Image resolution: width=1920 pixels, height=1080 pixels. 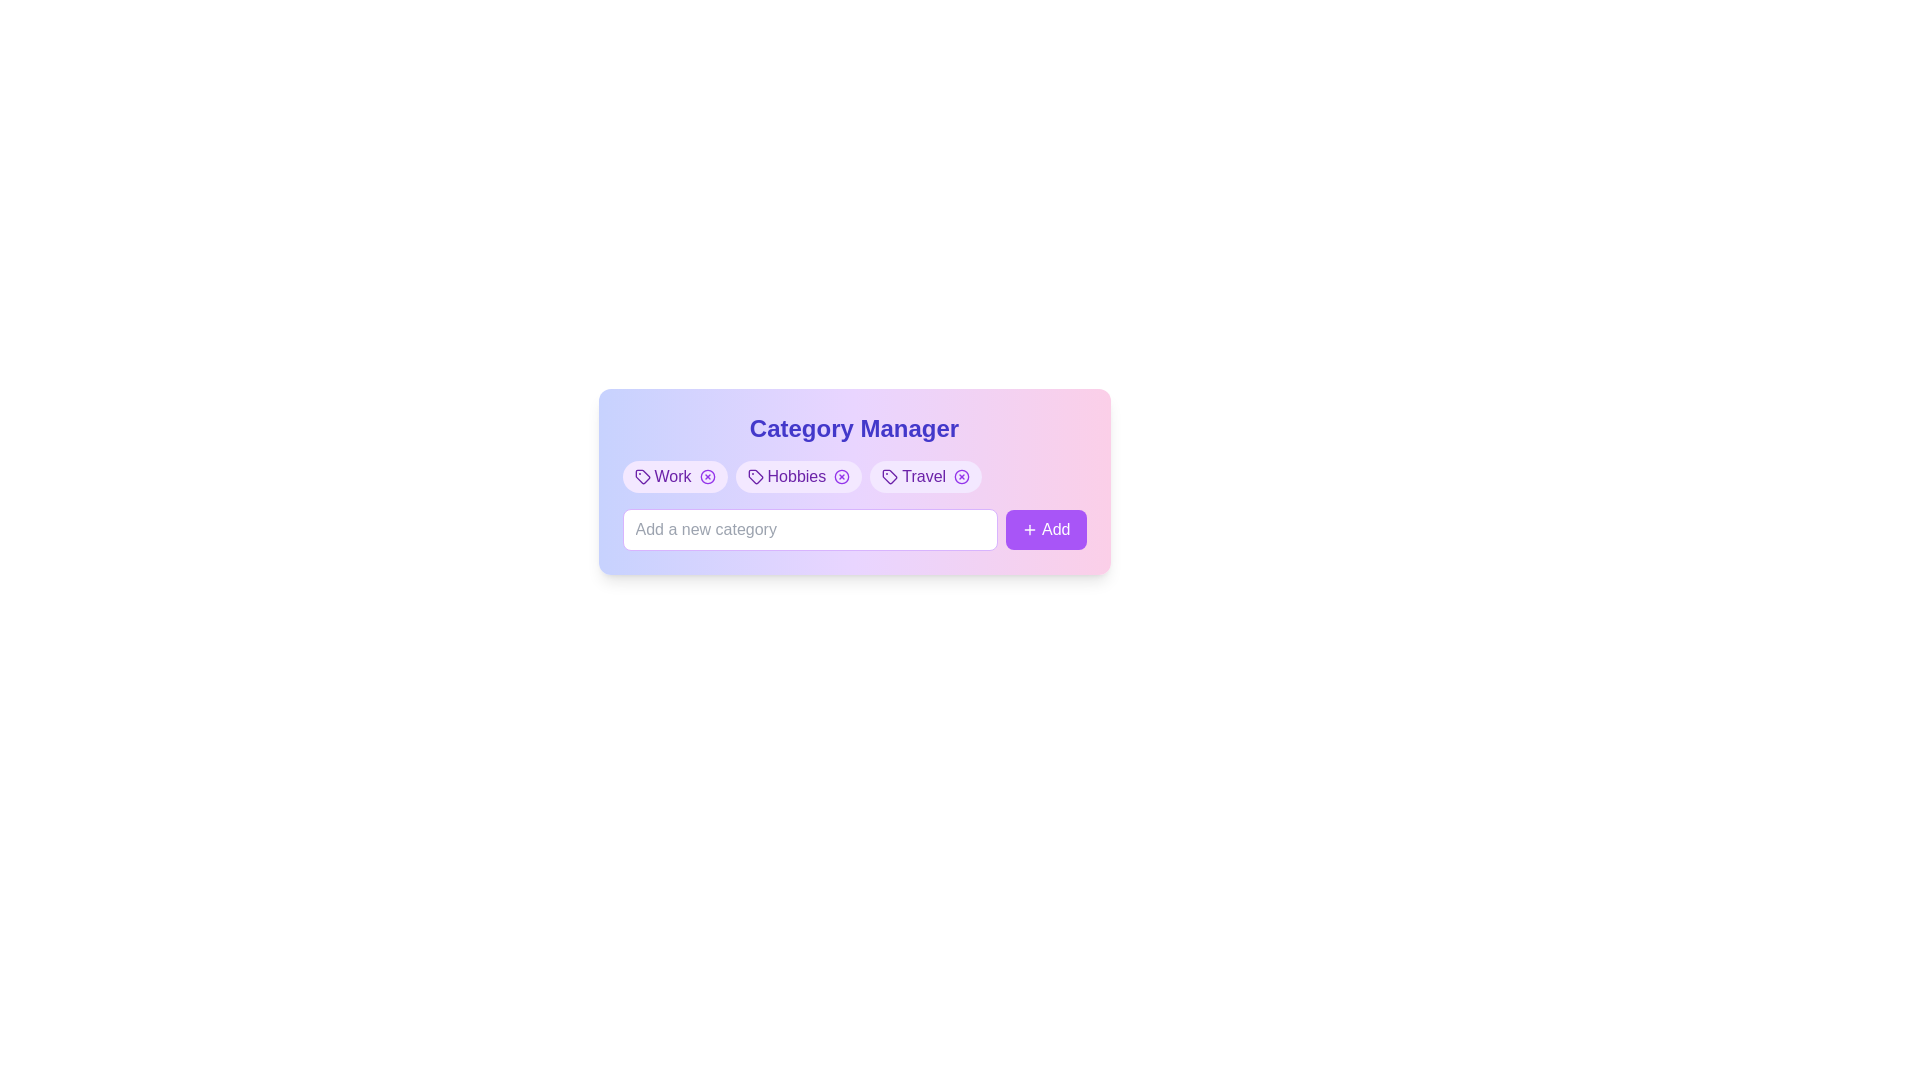 I want to click on the small, purple, tag-shaped icon with a hollow center located to the left of the 'Hobbies' label text, so click(x=754, y=477).